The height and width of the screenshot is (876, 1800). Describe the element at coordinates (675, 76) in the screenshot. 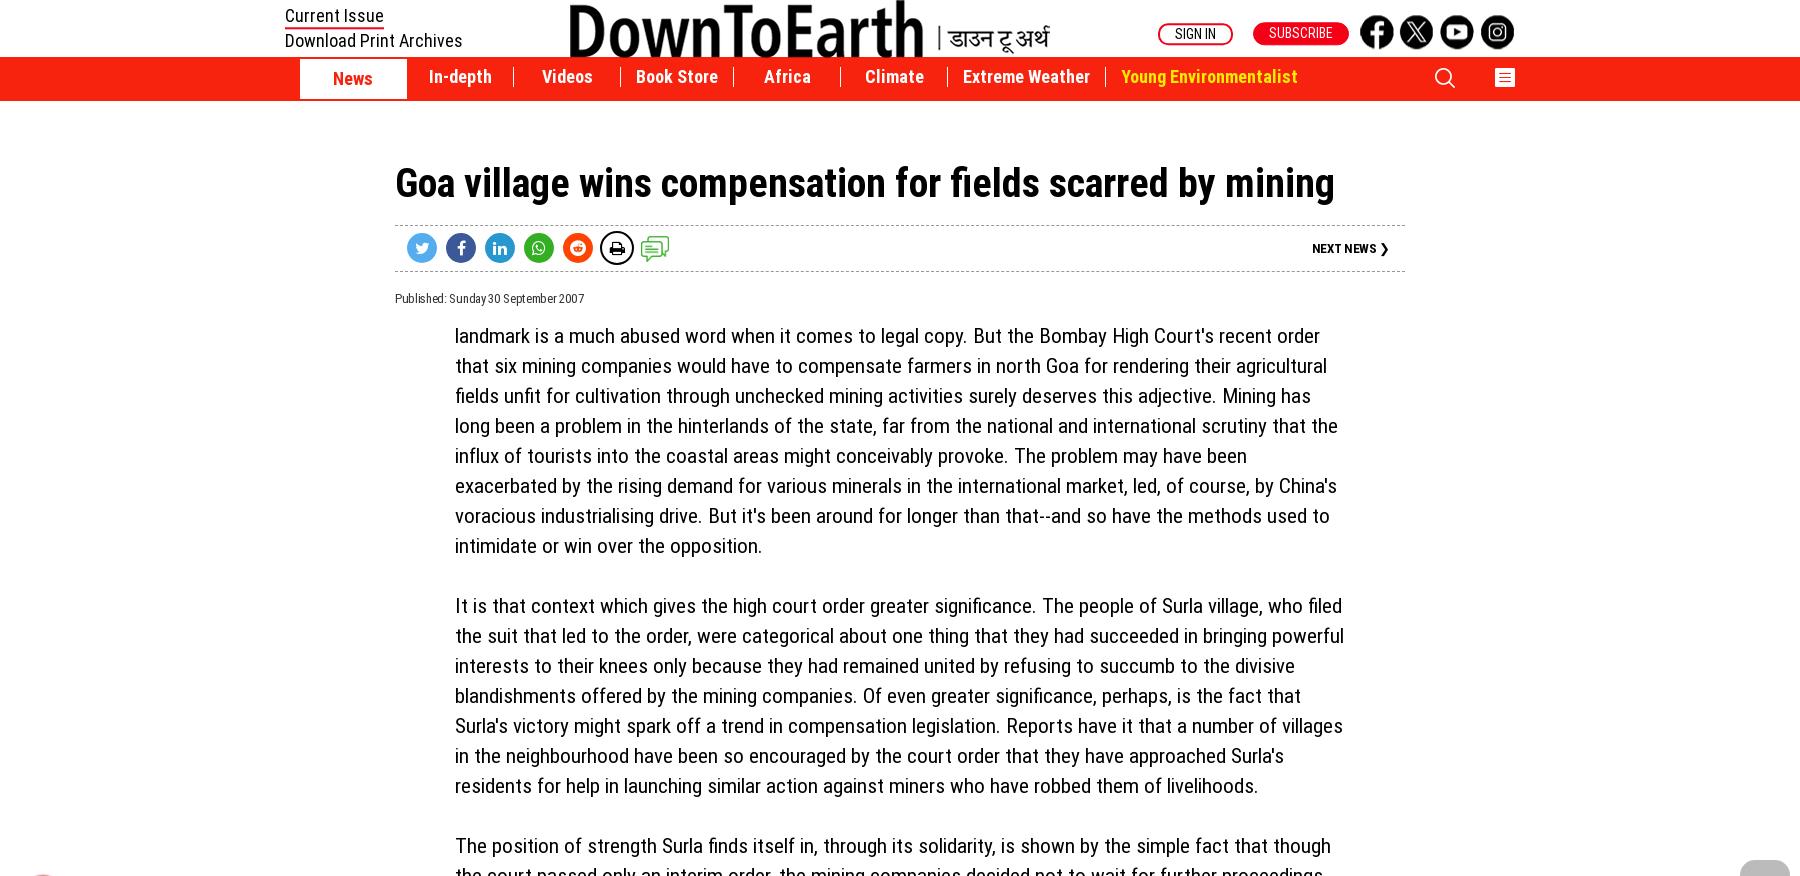

I see `'Book Store'` at that location.